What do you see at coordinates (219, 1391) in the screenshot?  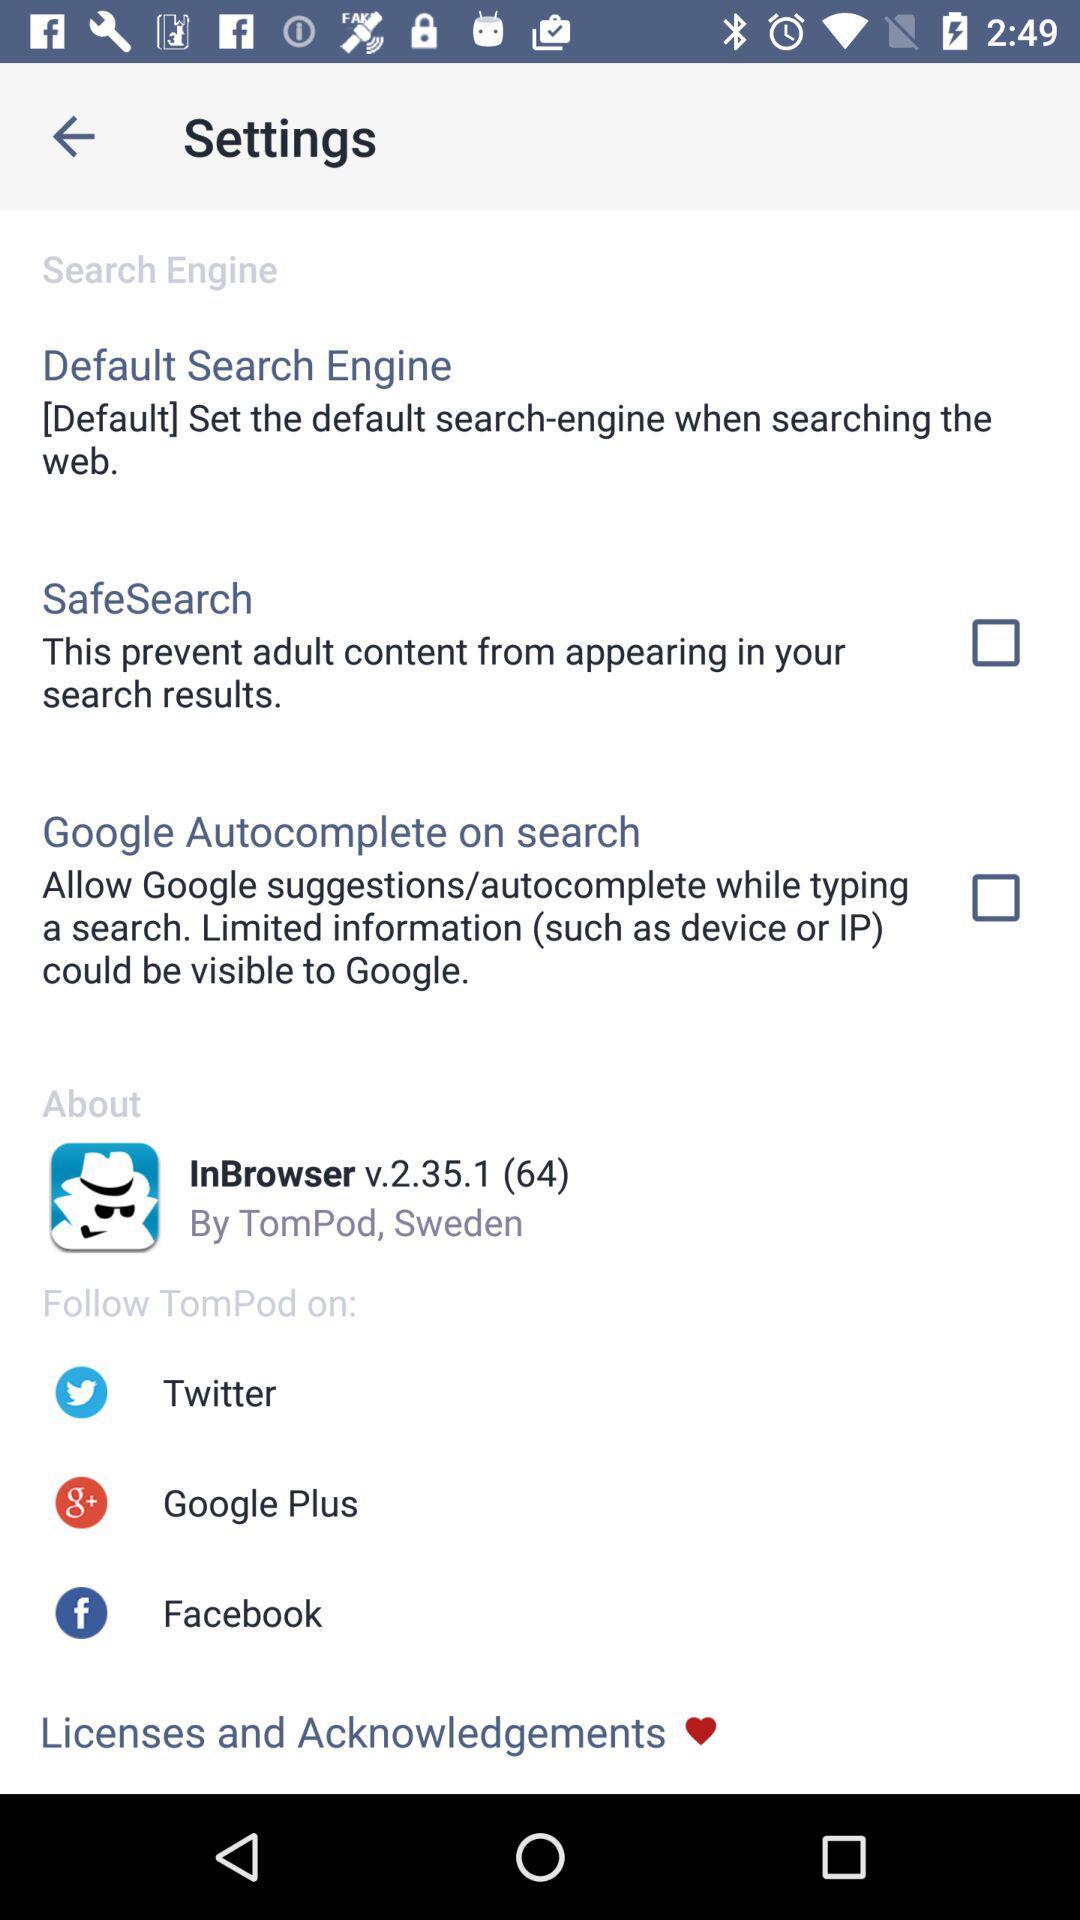 I see `icon below follow tompod on: item` at bounding box center [219, 1391].